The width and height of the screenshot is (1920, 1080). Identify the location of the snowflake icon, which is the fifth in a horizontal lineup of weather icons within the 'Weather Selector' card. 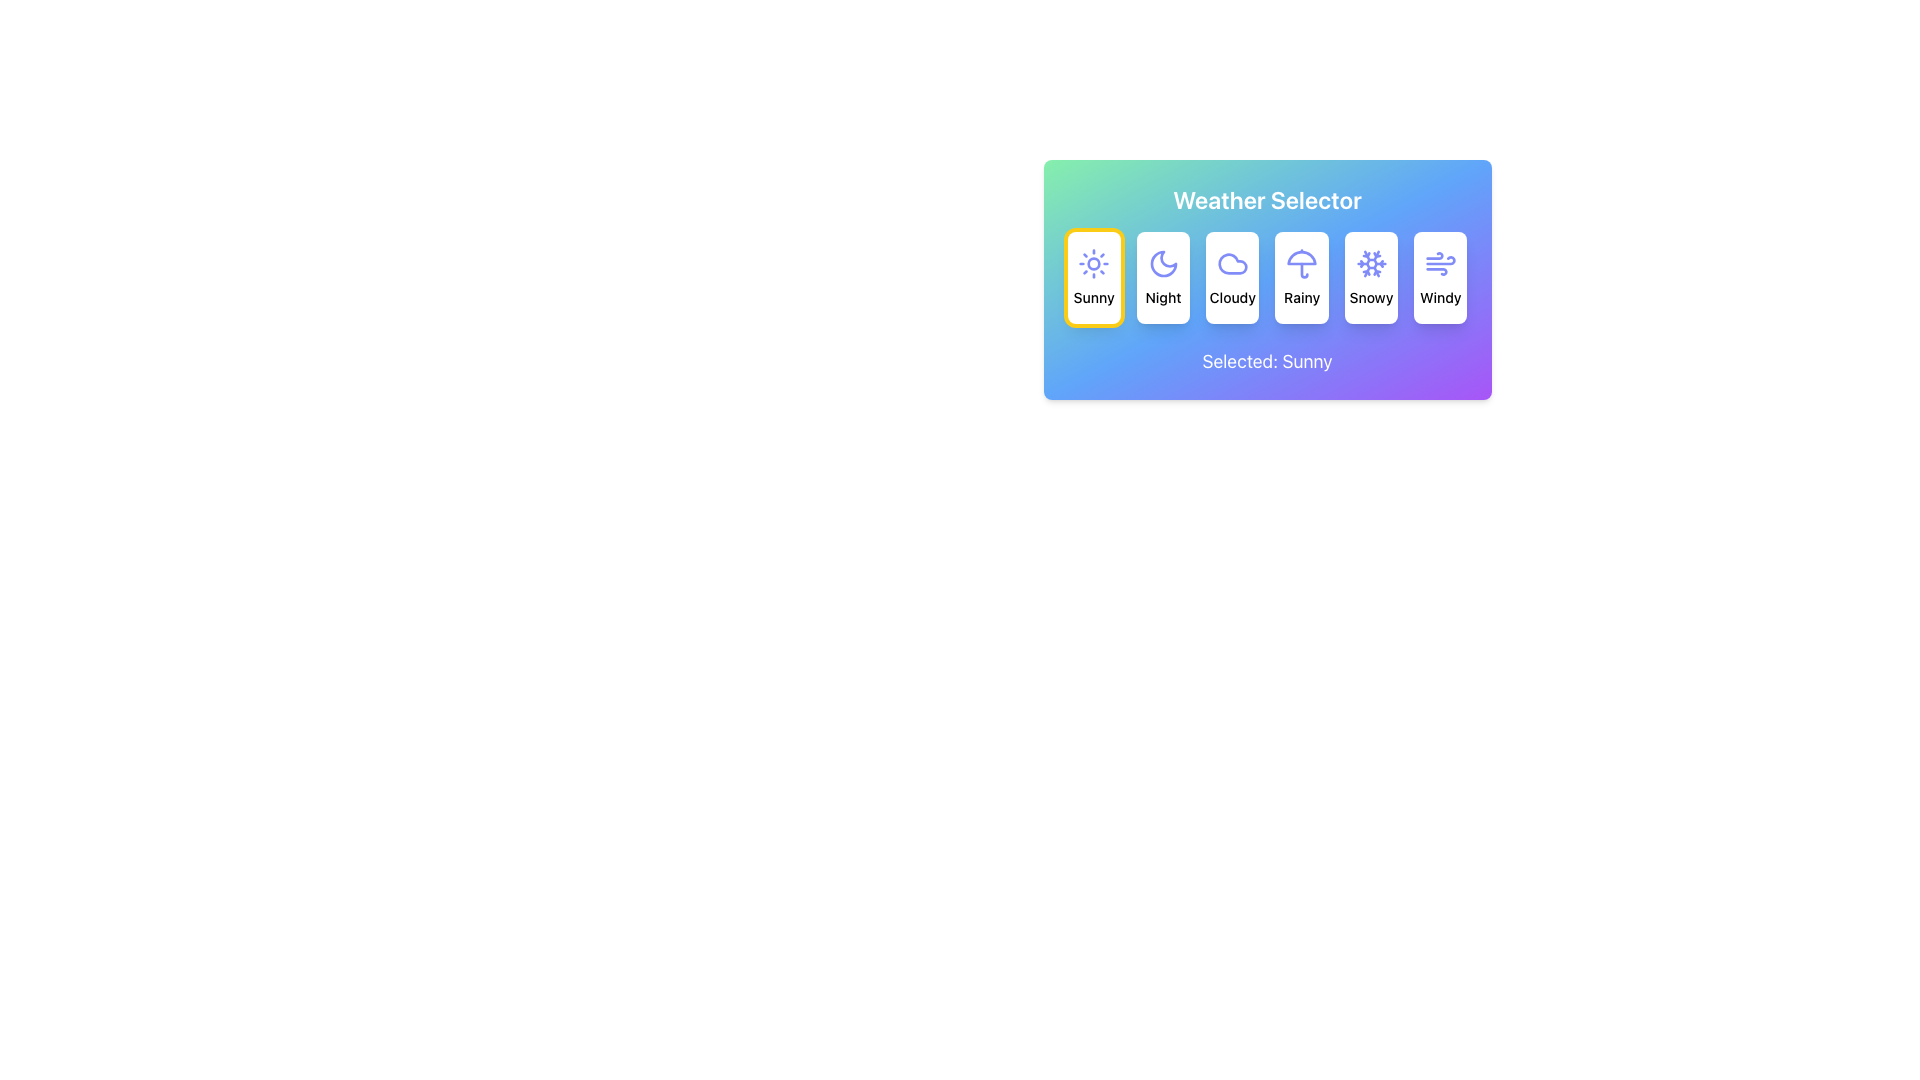
(1370, 262).